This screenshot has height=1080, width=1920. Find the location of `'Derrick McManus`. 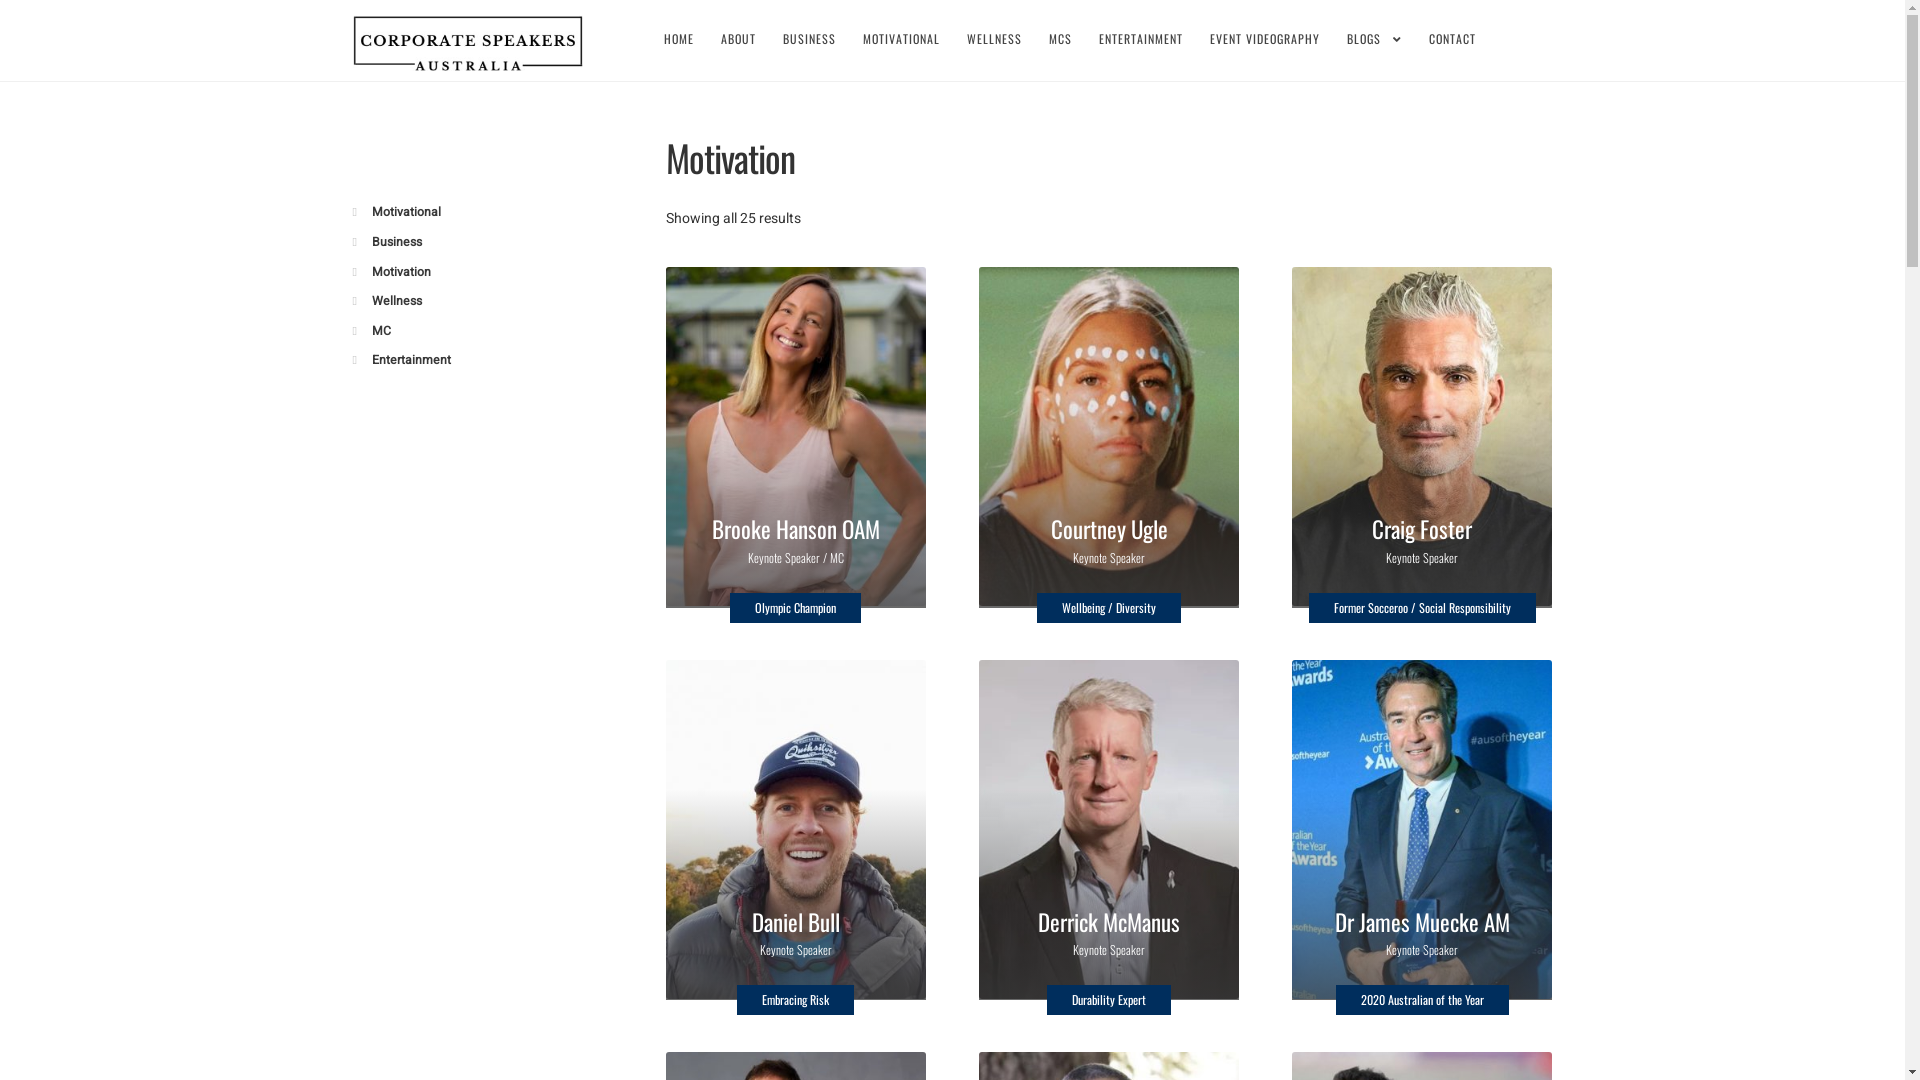

'Derrick McManus is located at coordinates (1108, 829).